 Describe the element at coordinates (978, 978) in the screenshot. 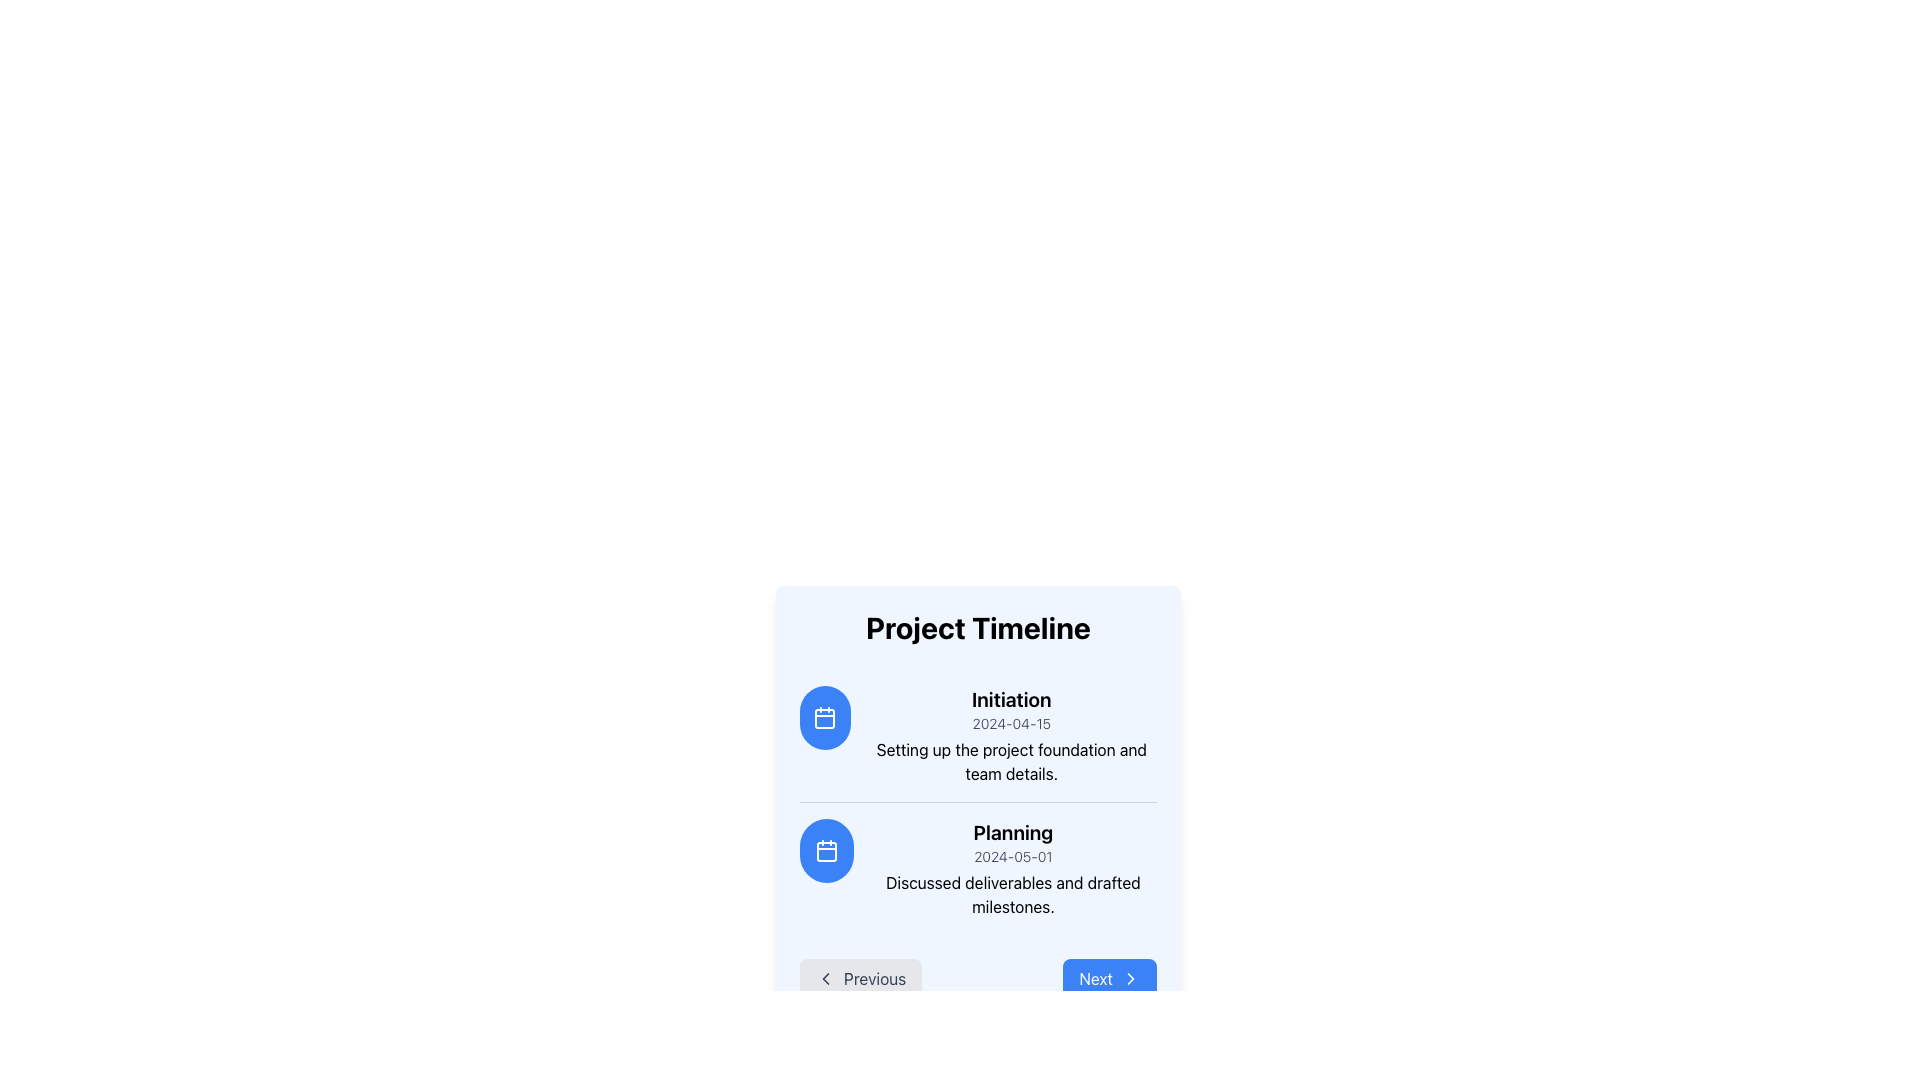

I see `the navigation control at the bottom of the timeline interface, which consists of 'Previous' and 'Next' buttons` at that location.